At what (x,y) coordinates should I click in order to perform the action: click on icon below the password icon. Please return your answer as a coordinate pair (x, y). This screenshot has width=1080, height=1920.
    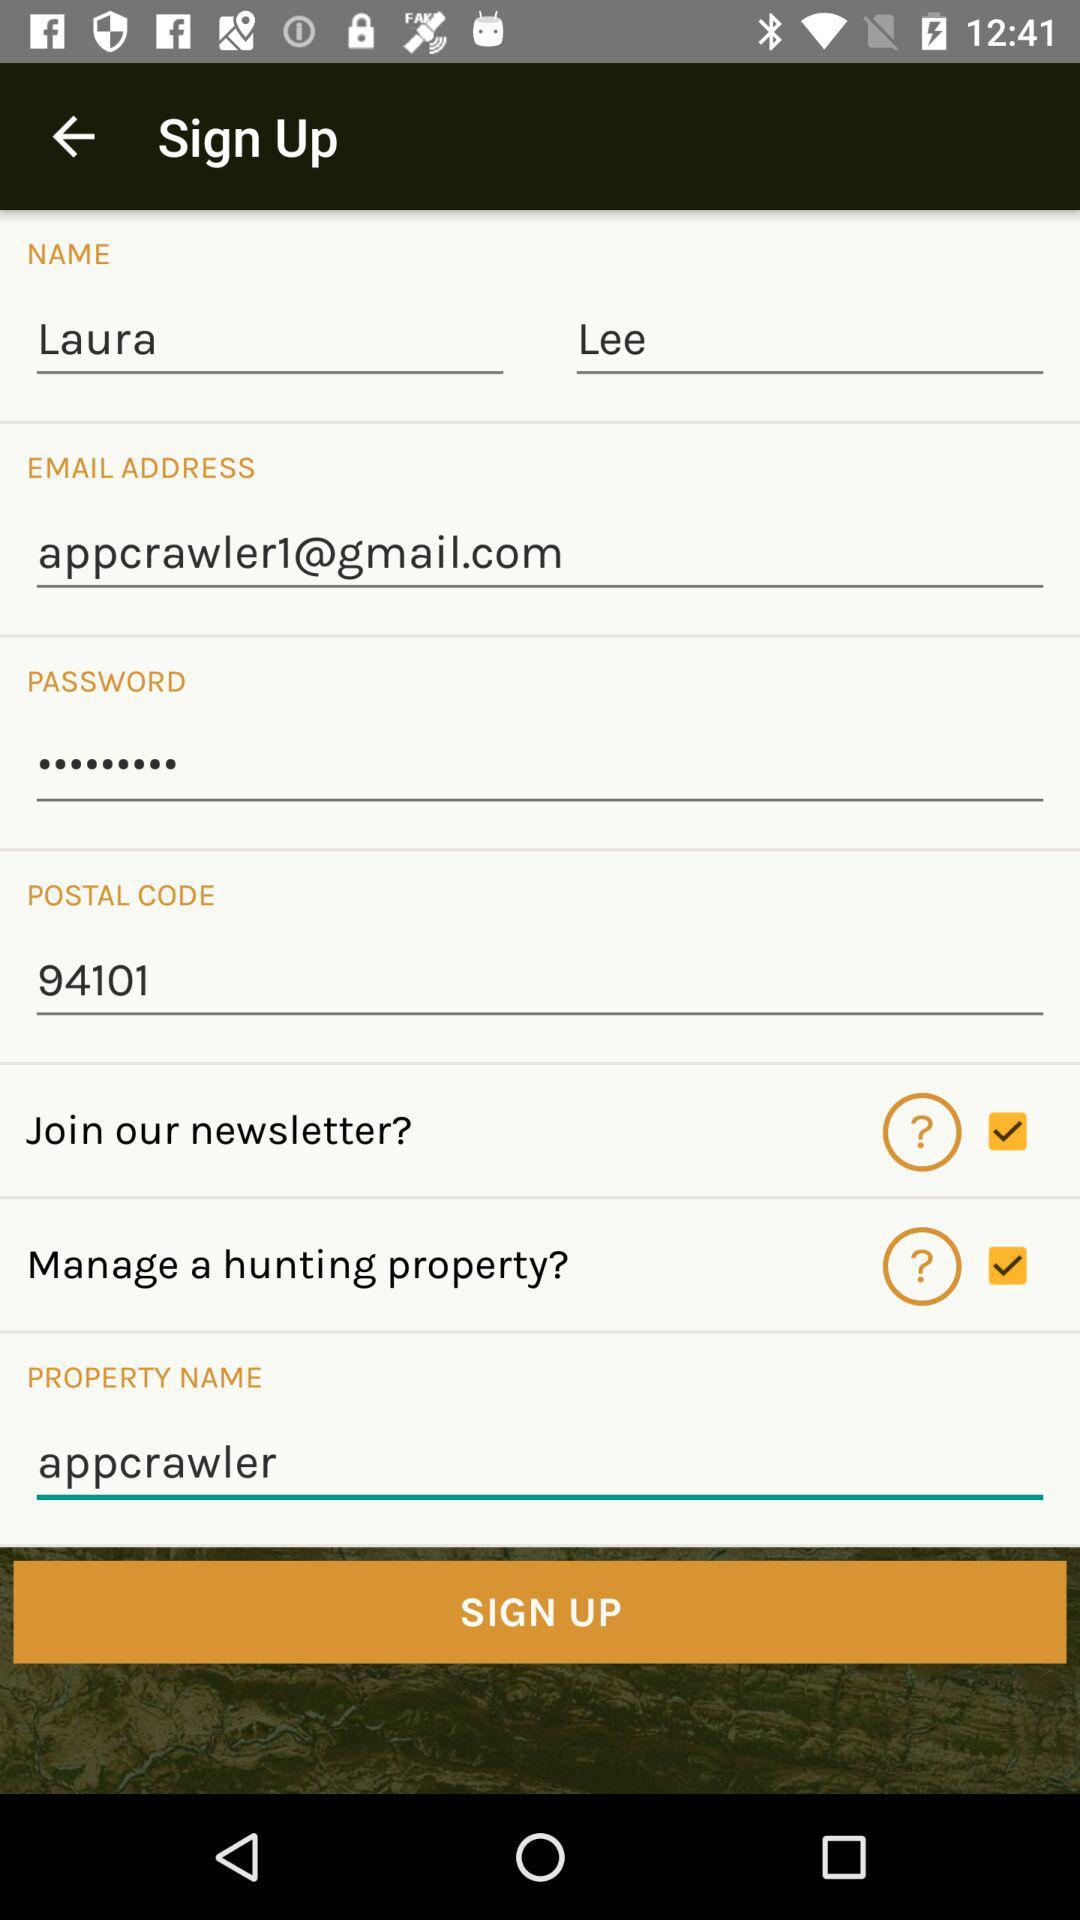
    Looking at the image, I should click on (540, 766).